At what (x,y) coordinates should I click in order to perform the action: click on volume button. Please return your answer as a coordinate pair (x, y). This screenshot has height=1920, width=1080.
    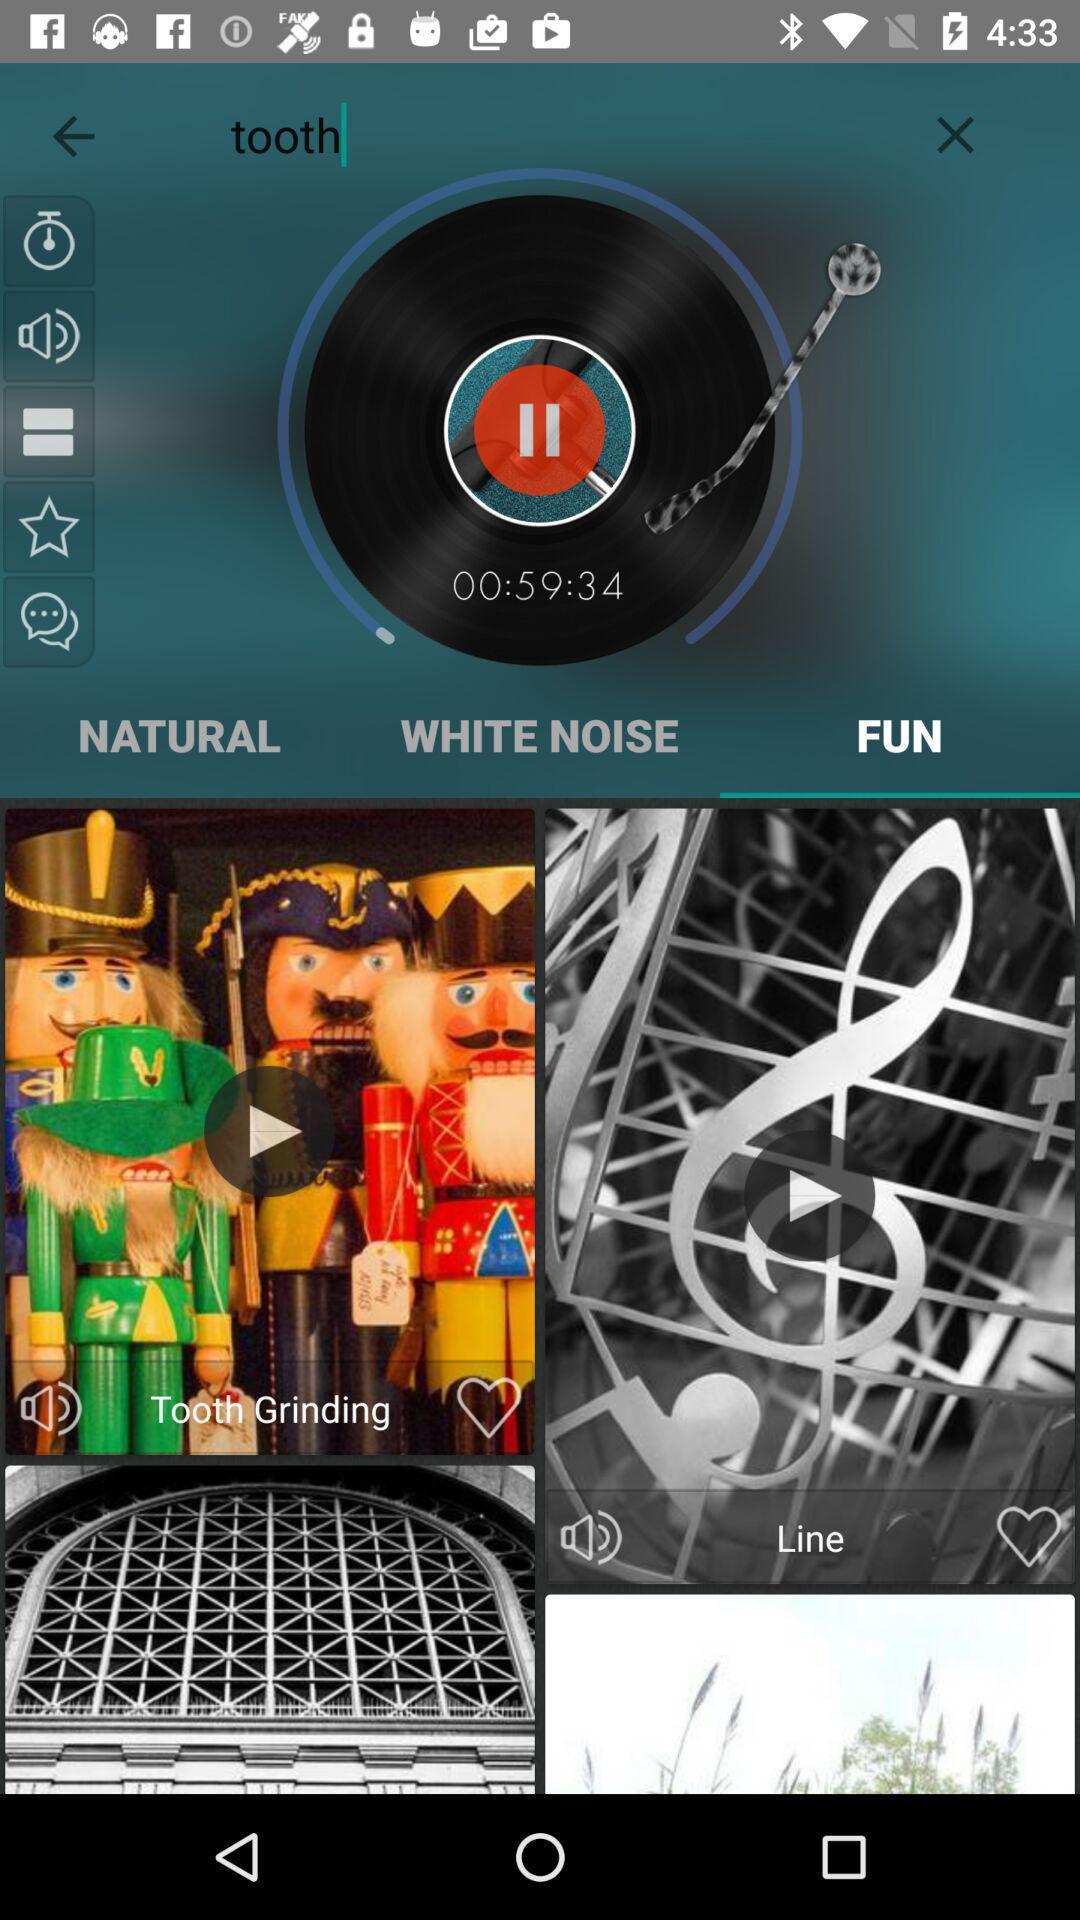
    Looking at the image, I should click on (48, 336).